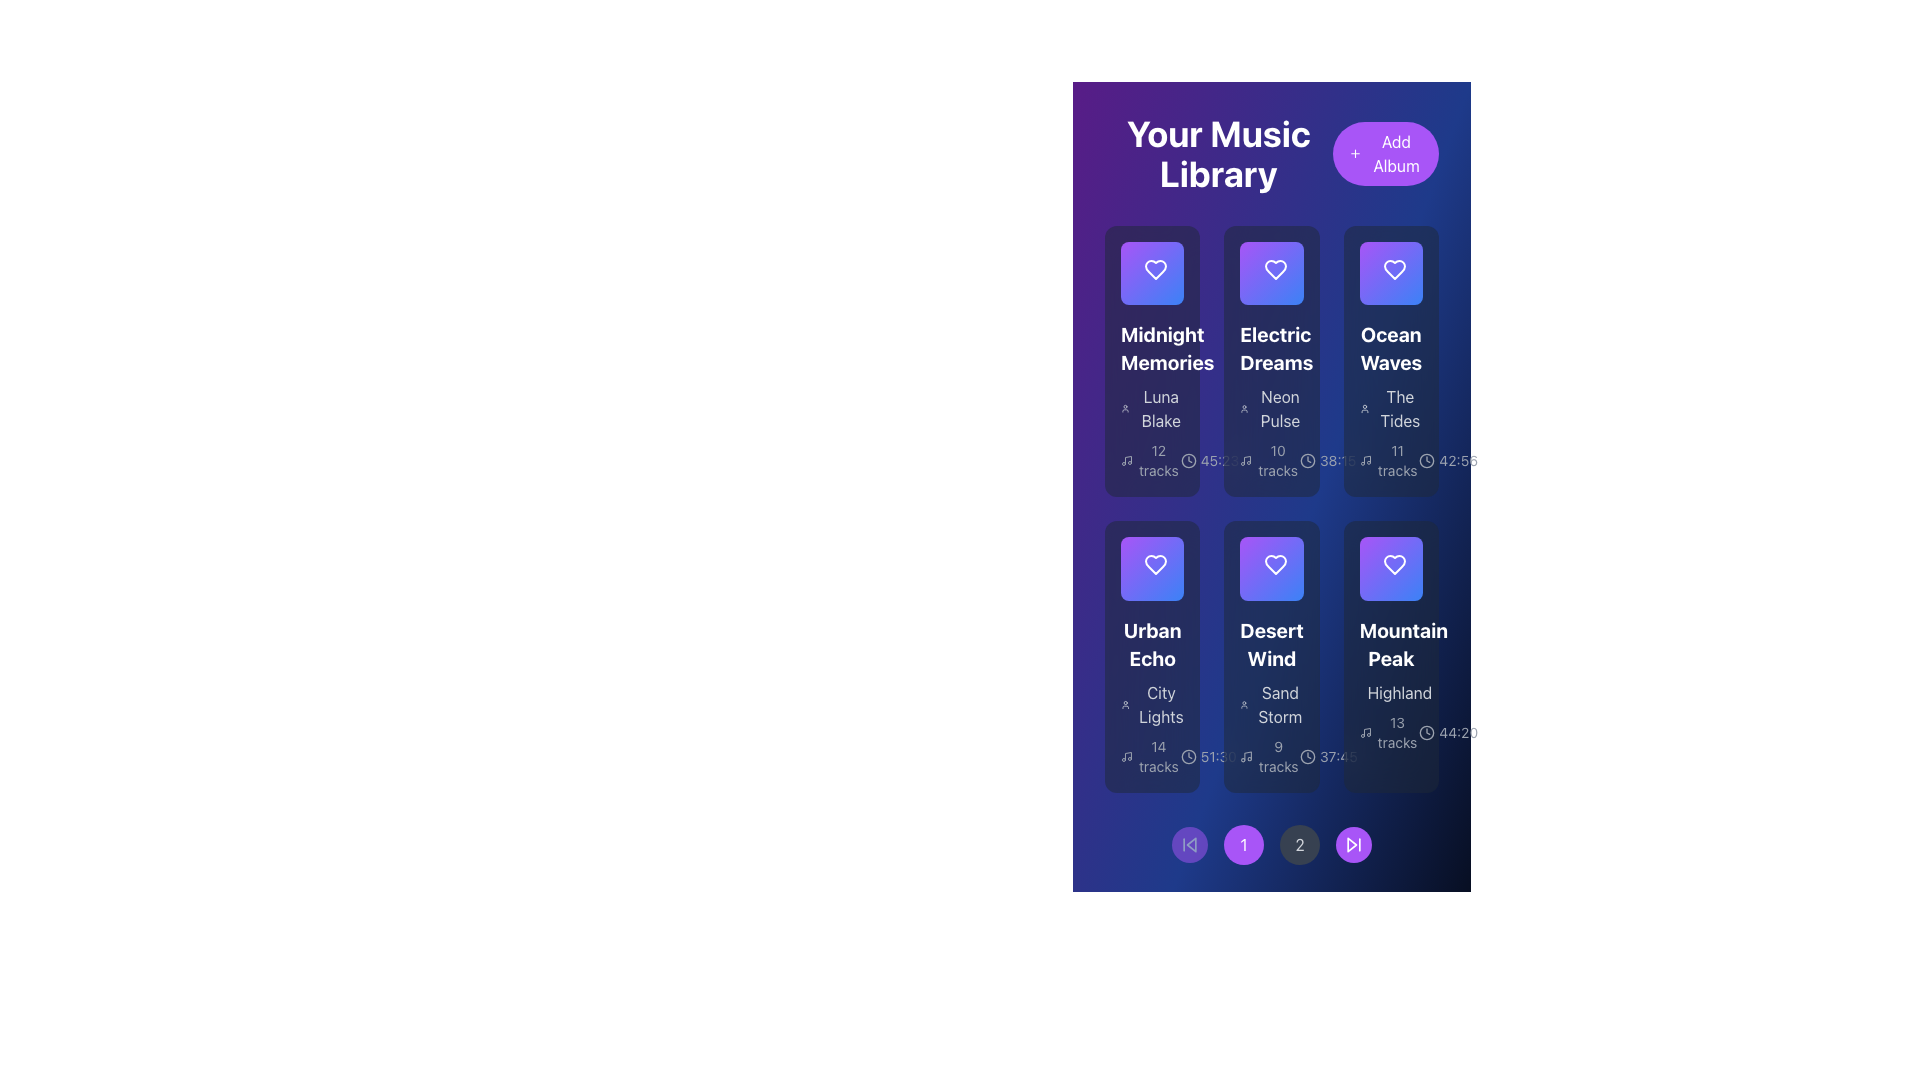  What do you see at coordinates (1271, 644) in the screenshot?
I see `the 'Desert Wind' music album title text located at the top of its module to copy it` at bounding box center [1271, 644].